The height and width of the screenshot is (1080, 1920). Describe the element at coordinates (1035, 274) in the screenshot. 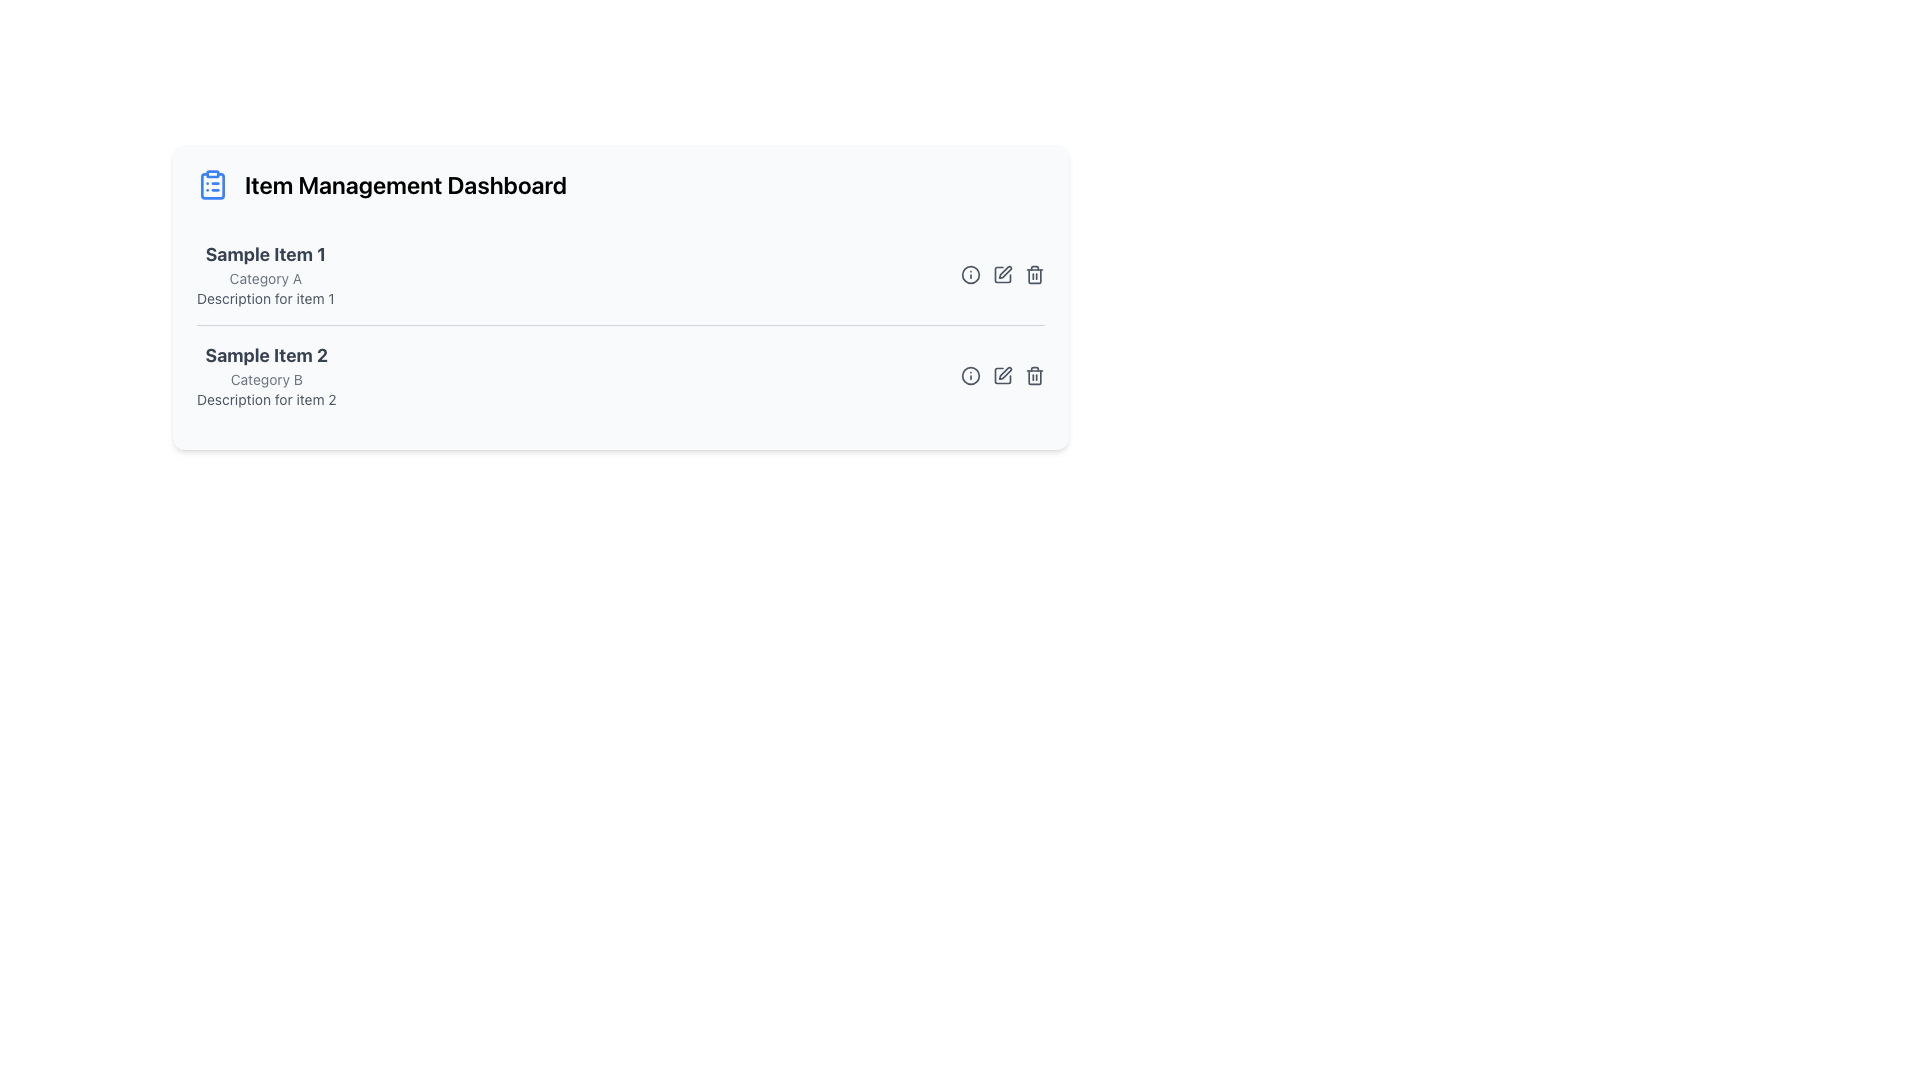

I see `the delete button with an icon located to the far right of the second item row` at that location.